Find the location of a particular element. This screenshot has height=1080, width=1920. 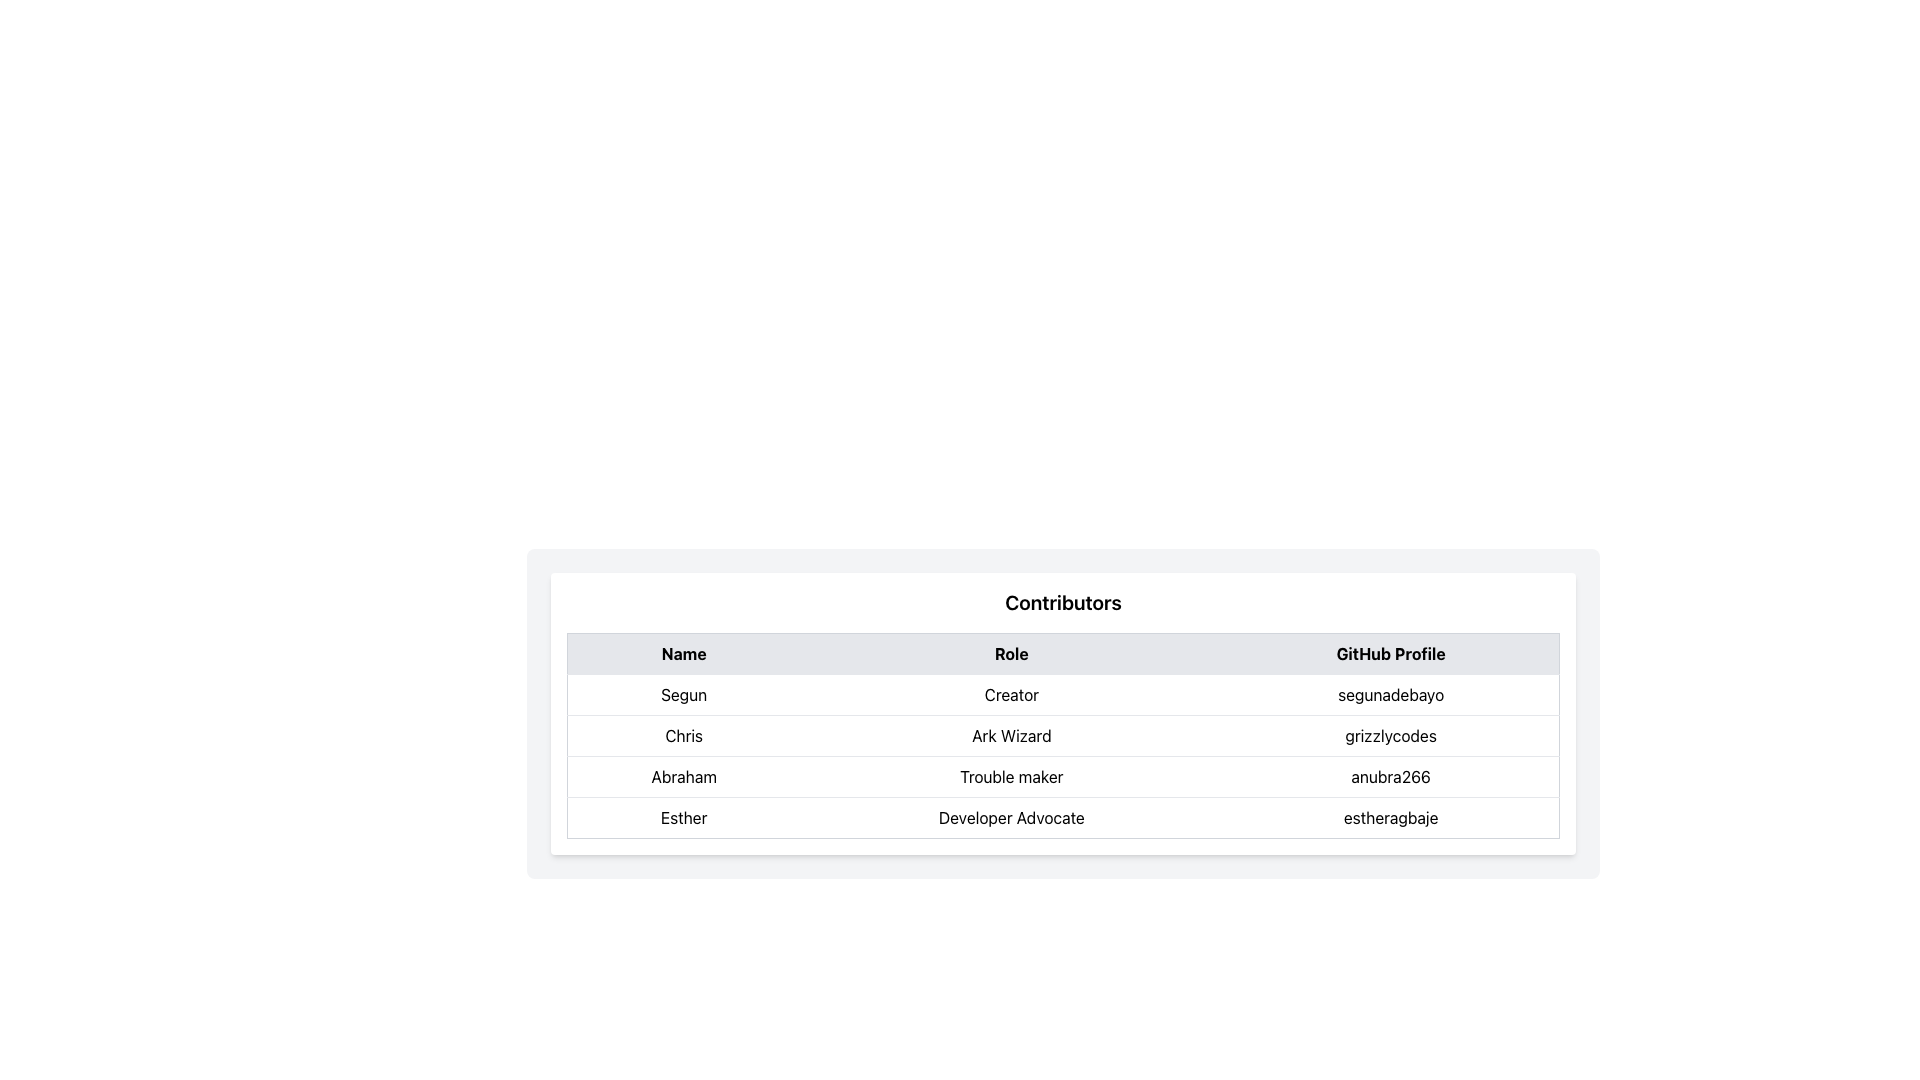

the text label 'Abraham' located in the first cell of the third row under the 'Name' column in the contributor information table is located at coordinates (683, 775).